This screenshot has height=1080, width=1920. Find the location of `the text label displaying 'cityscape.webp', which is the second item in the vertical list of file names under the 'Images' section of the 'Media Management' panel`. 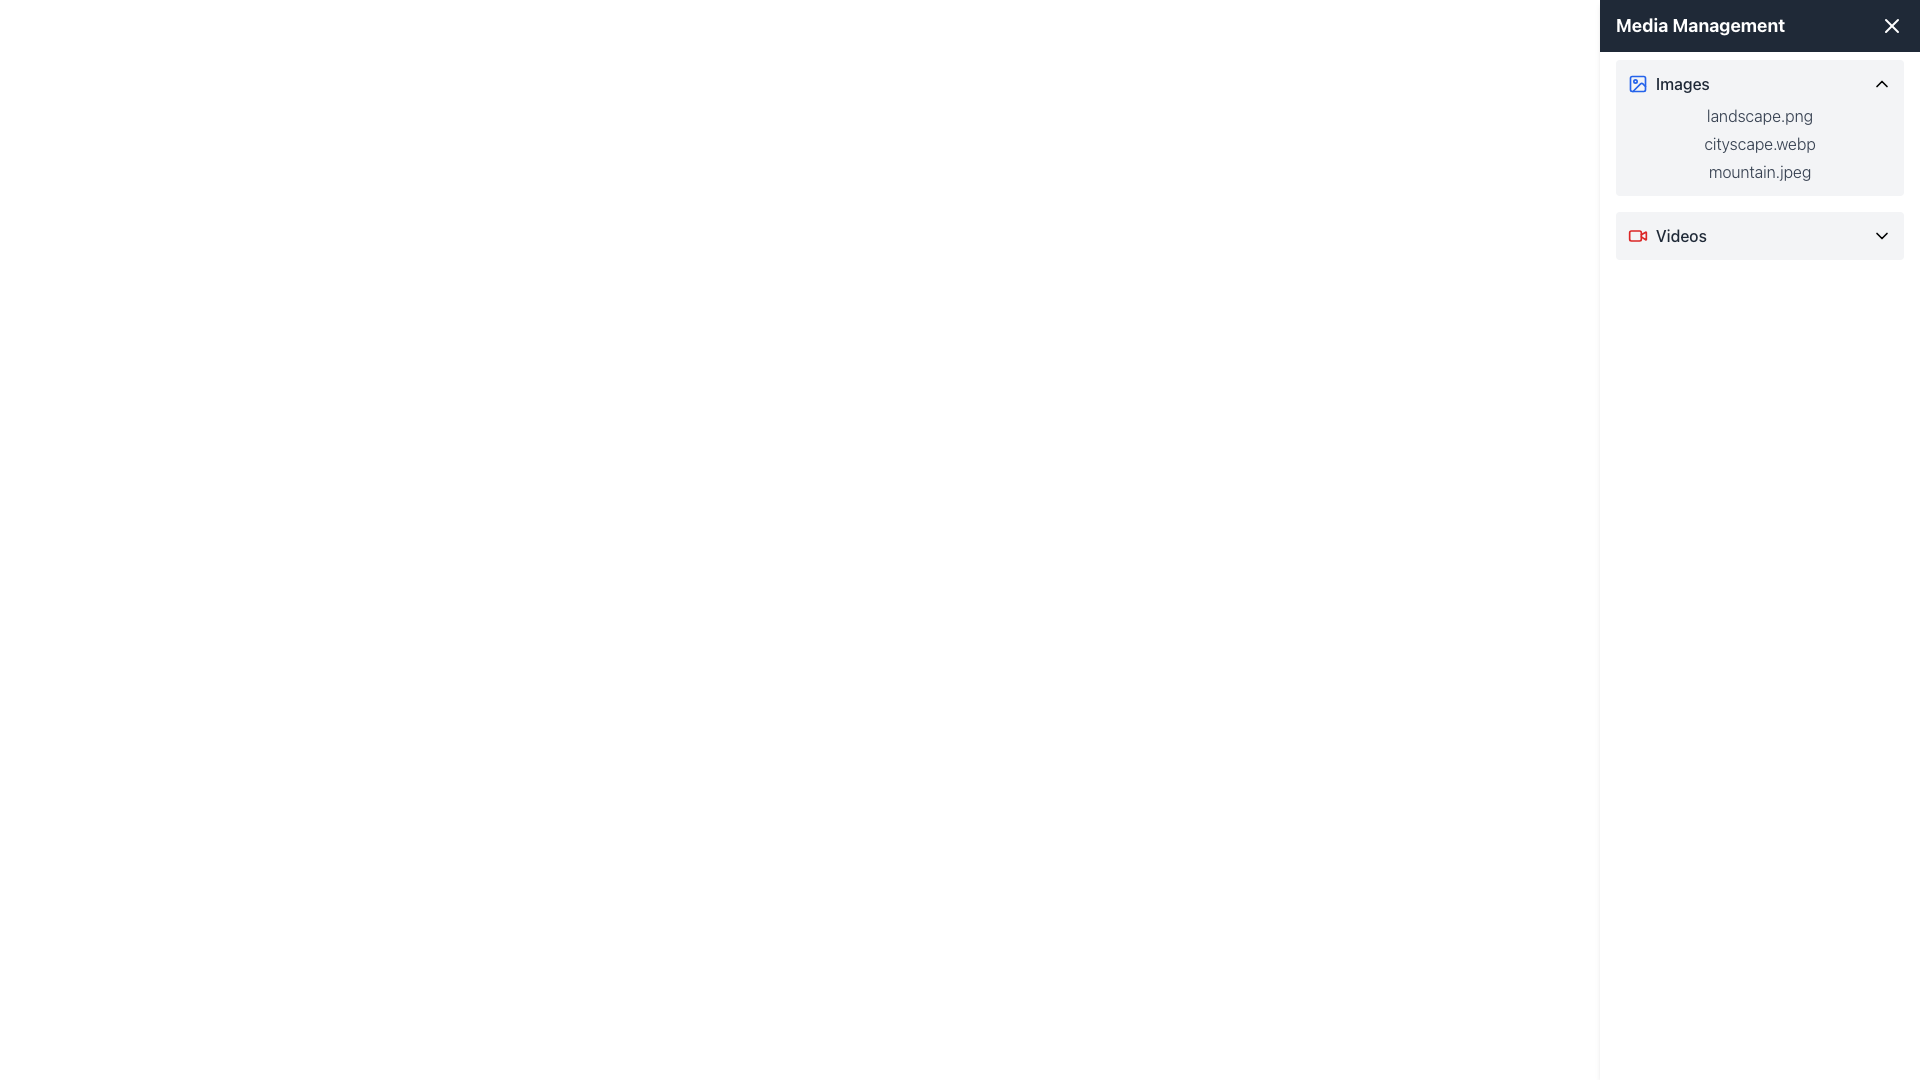

the text label displaying 'cityscape.webp', which is the second item in the vertical list of file names under the 'Images' section of the 'Media Management' panel is located at coordinates (1760, 142).